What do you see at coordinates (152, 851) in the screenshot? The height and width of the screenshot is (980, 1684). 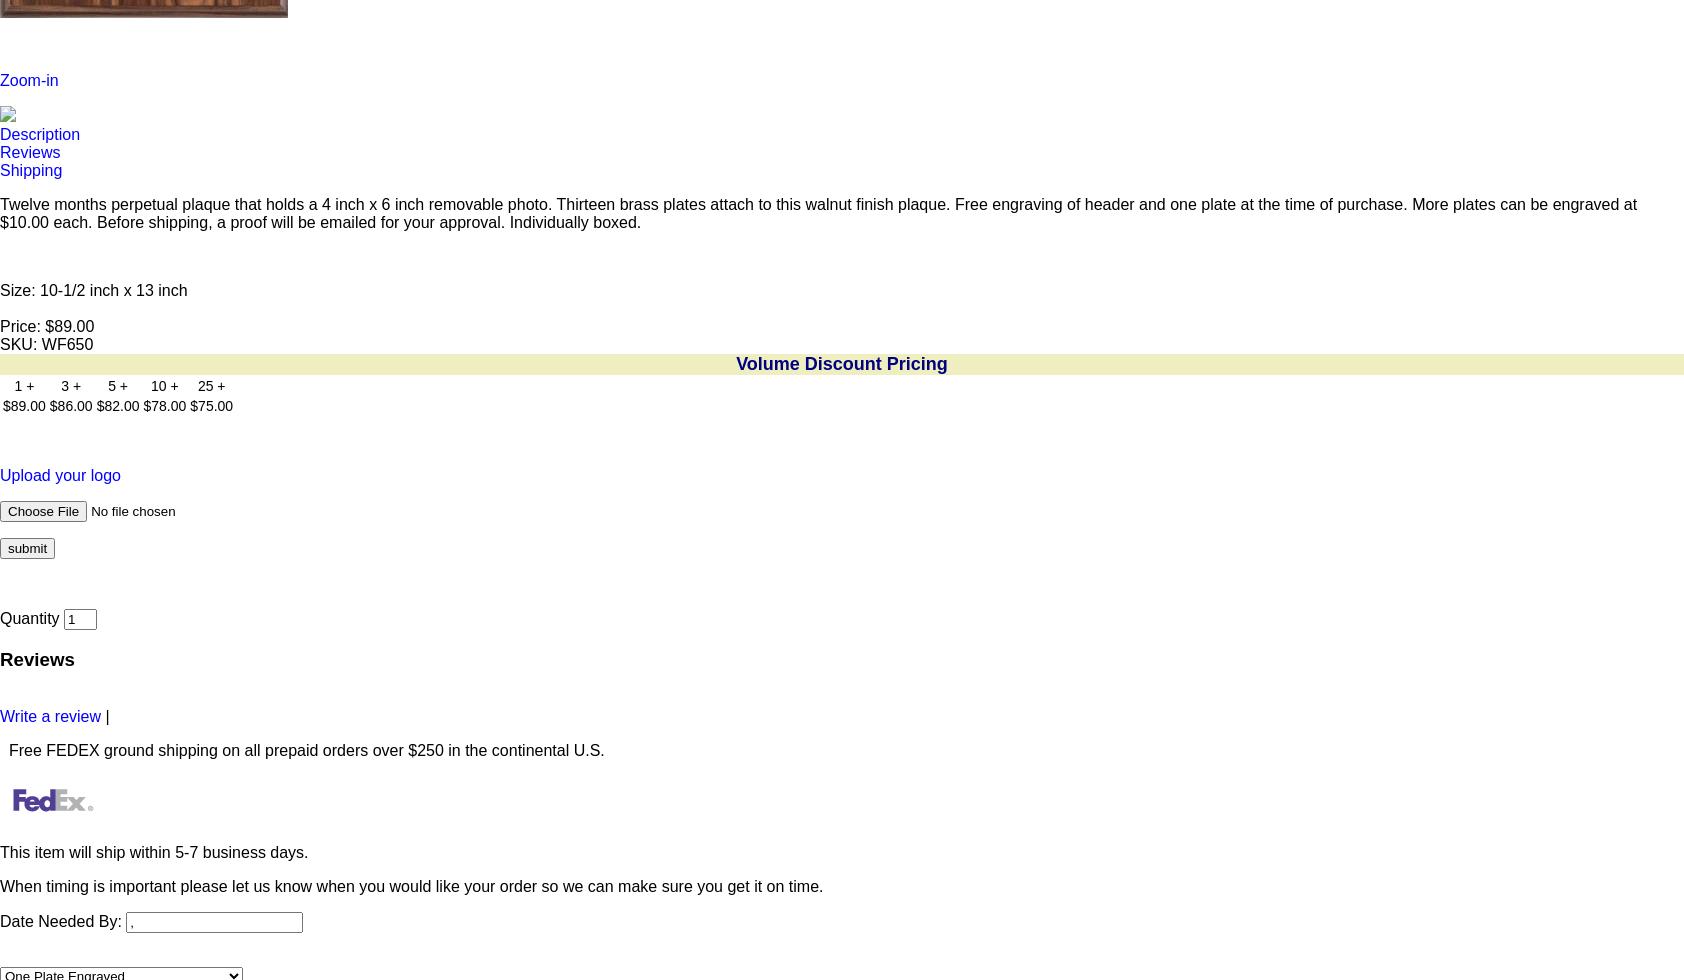 I see `'This item will ship within 5-7 business days.'` at bounding box center [152, 851].